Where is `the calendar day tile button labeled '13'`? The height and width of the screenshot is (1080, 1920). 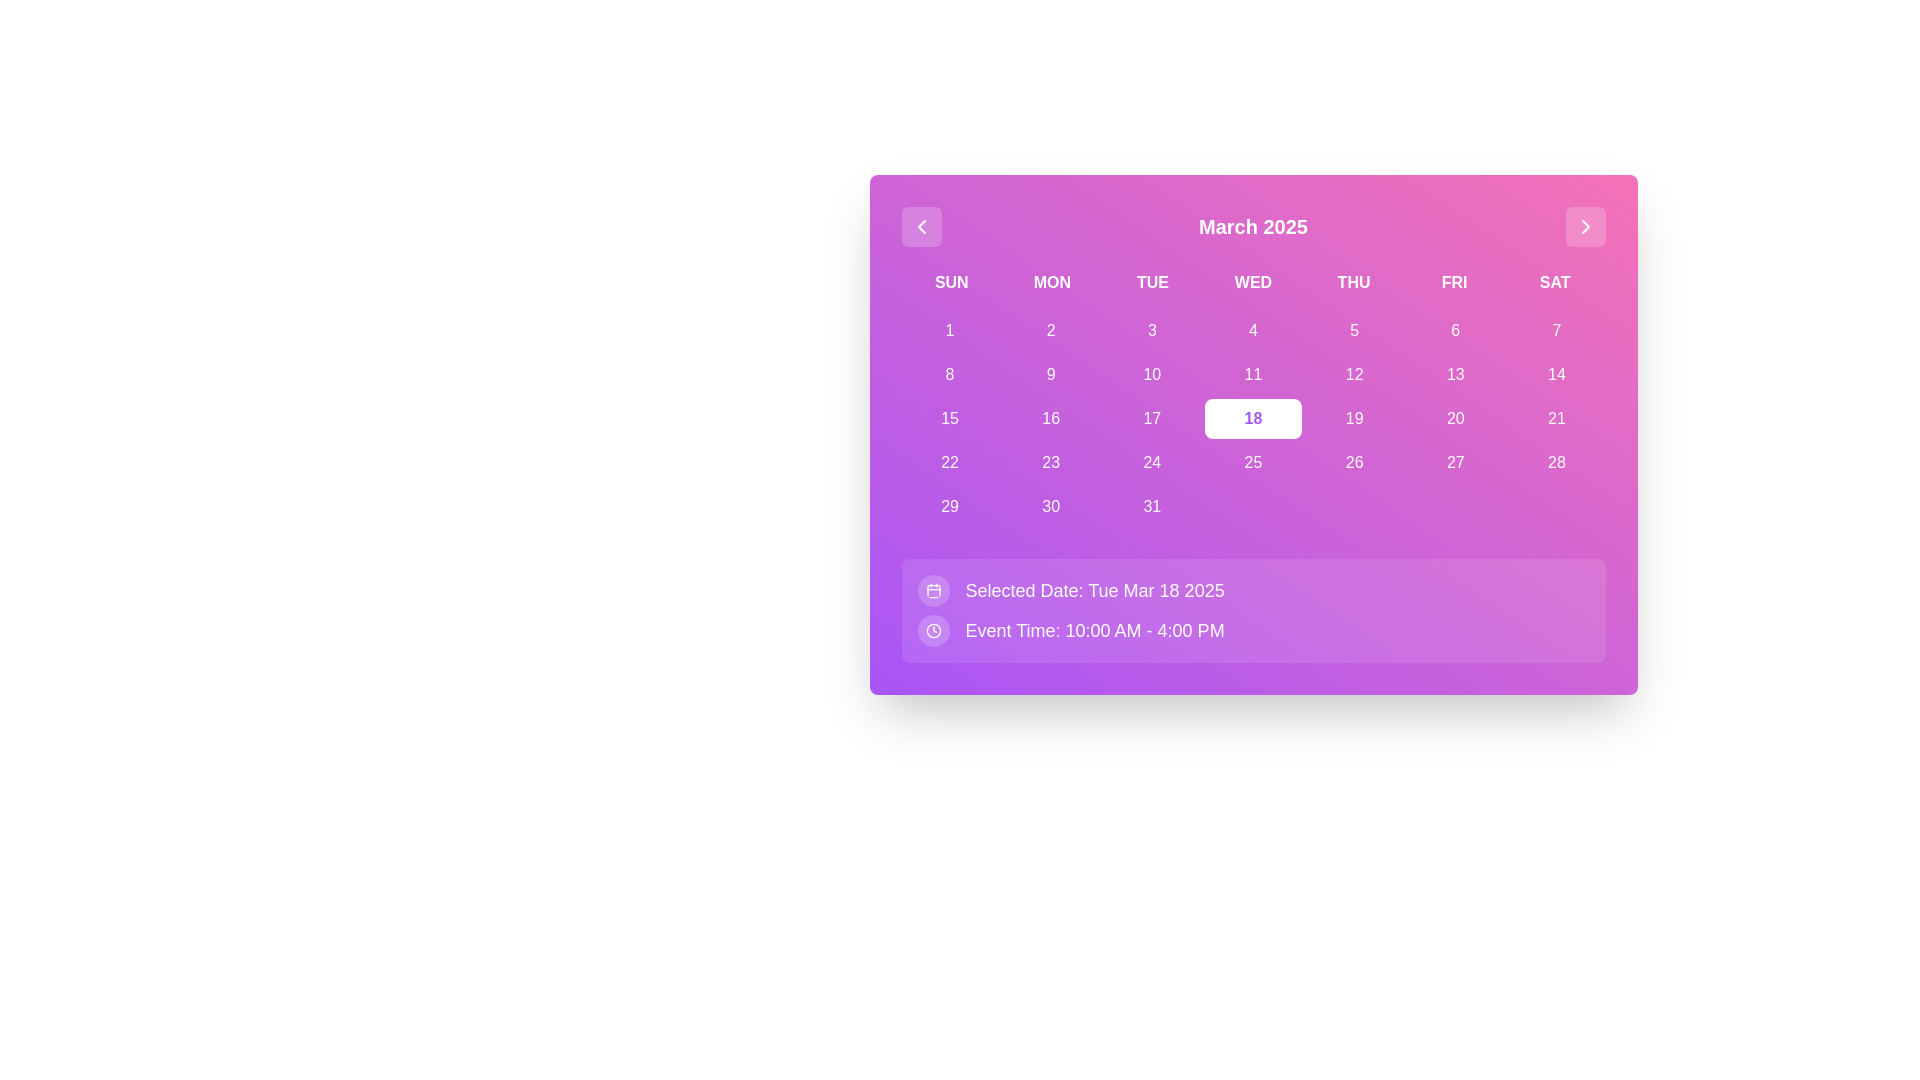 the calendar day tile button labeled '13' is located at coordinates (1455, 374).